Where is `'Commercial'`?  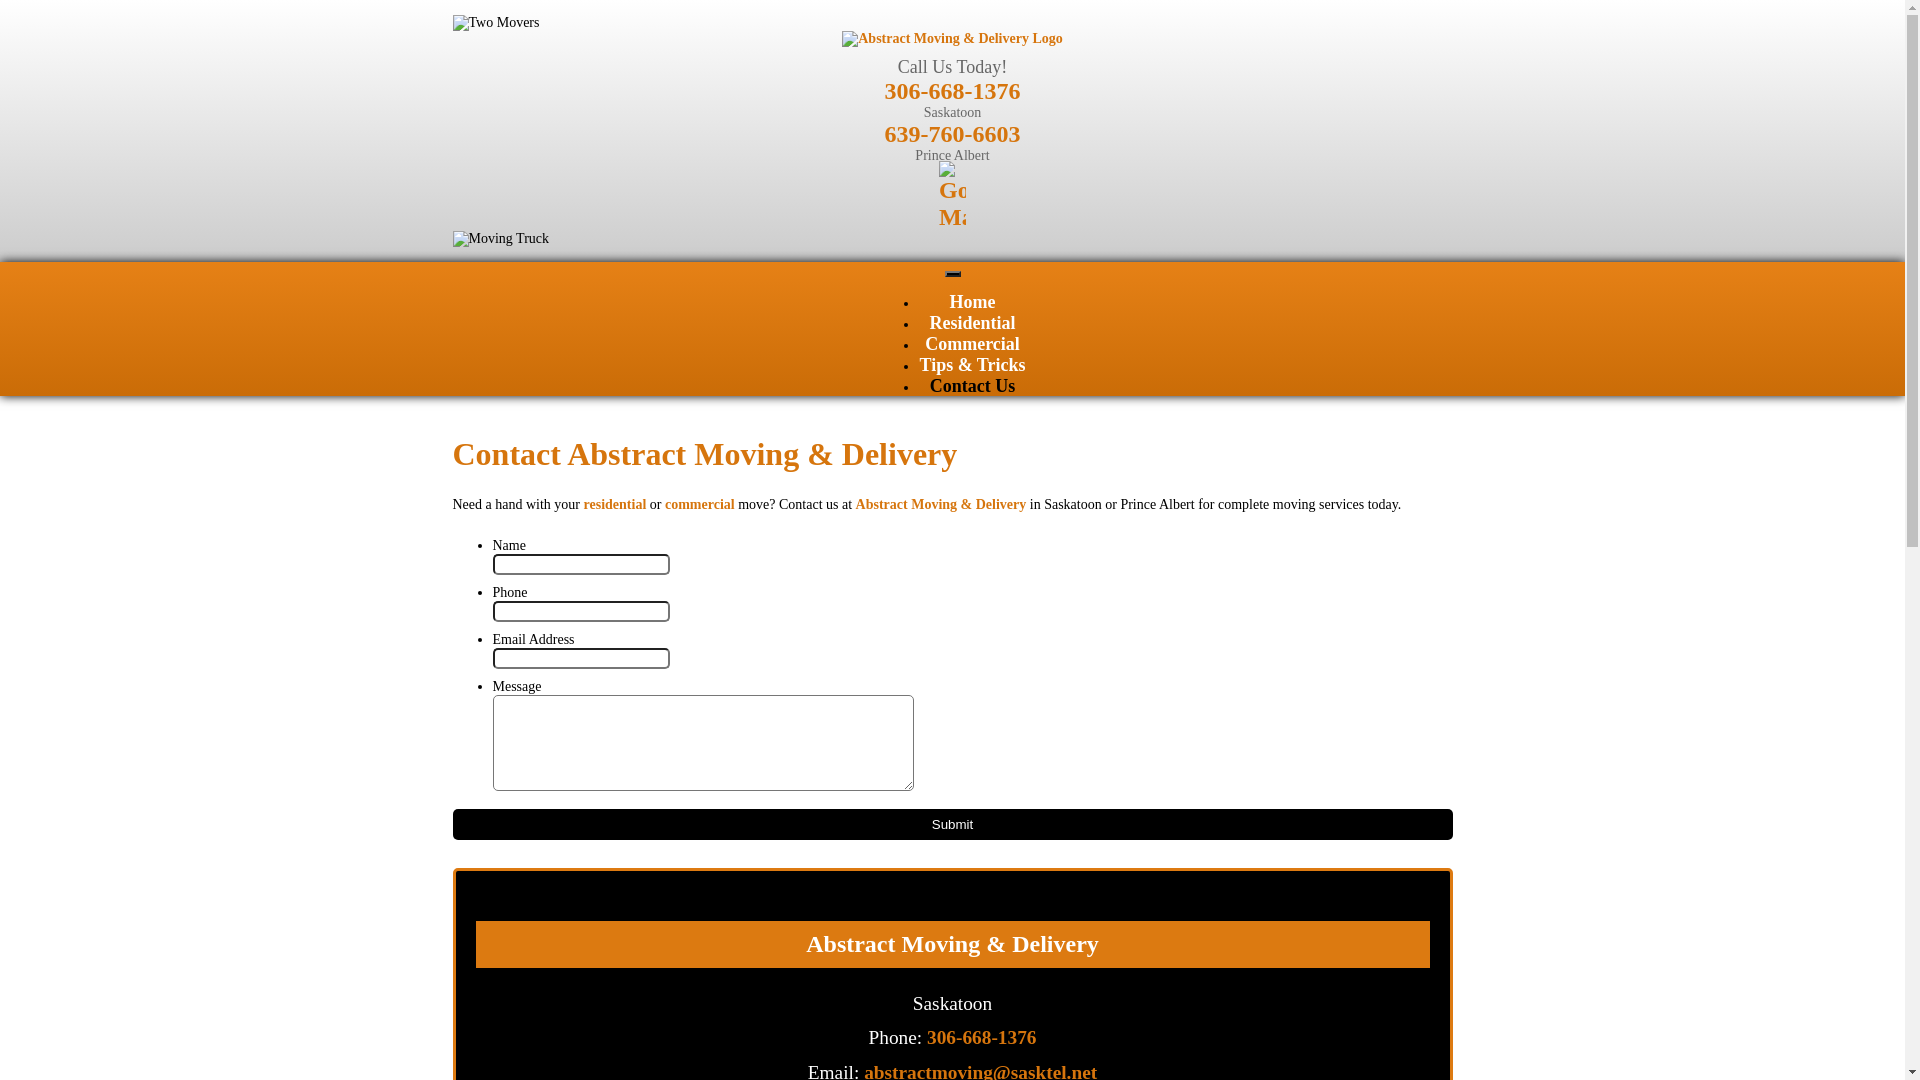 'Commercial' is located at coordinates (924, 342).